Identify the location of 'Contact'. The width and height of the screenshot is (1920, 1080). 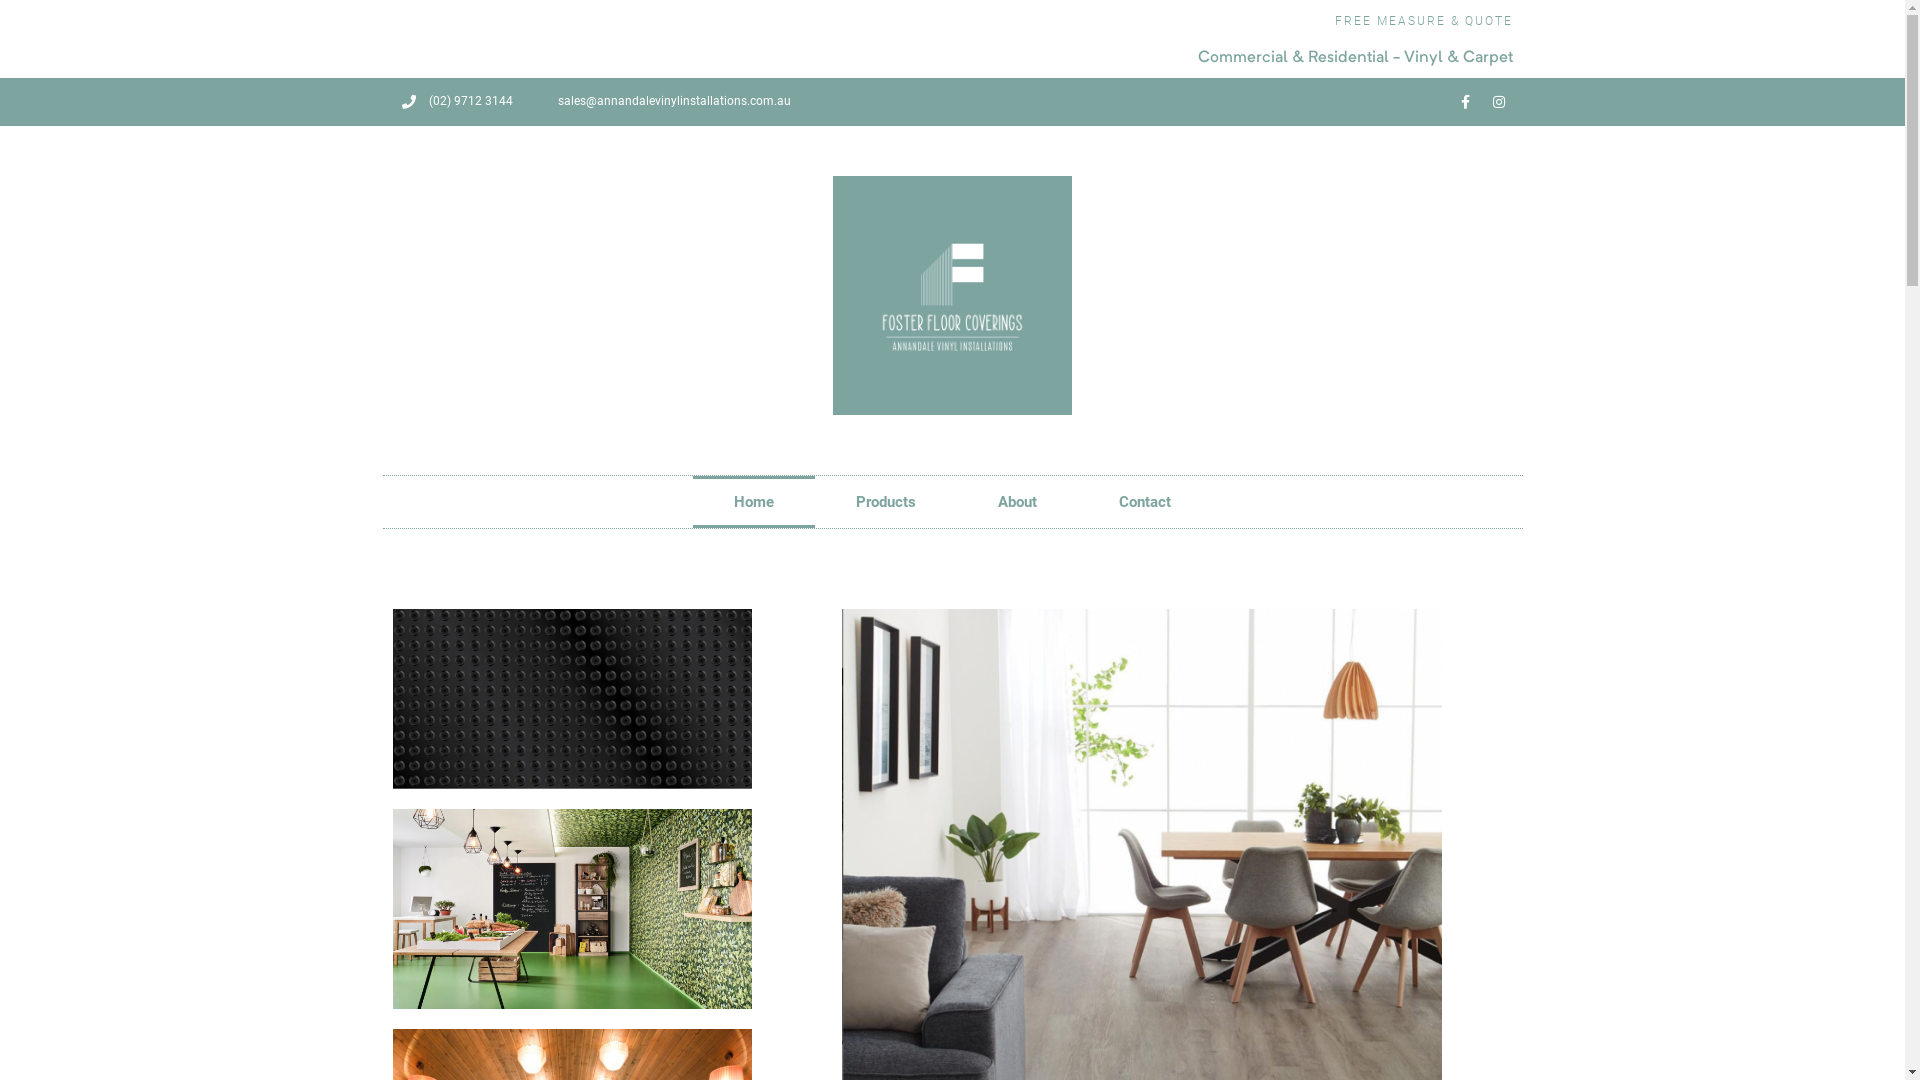
(1145, 500).